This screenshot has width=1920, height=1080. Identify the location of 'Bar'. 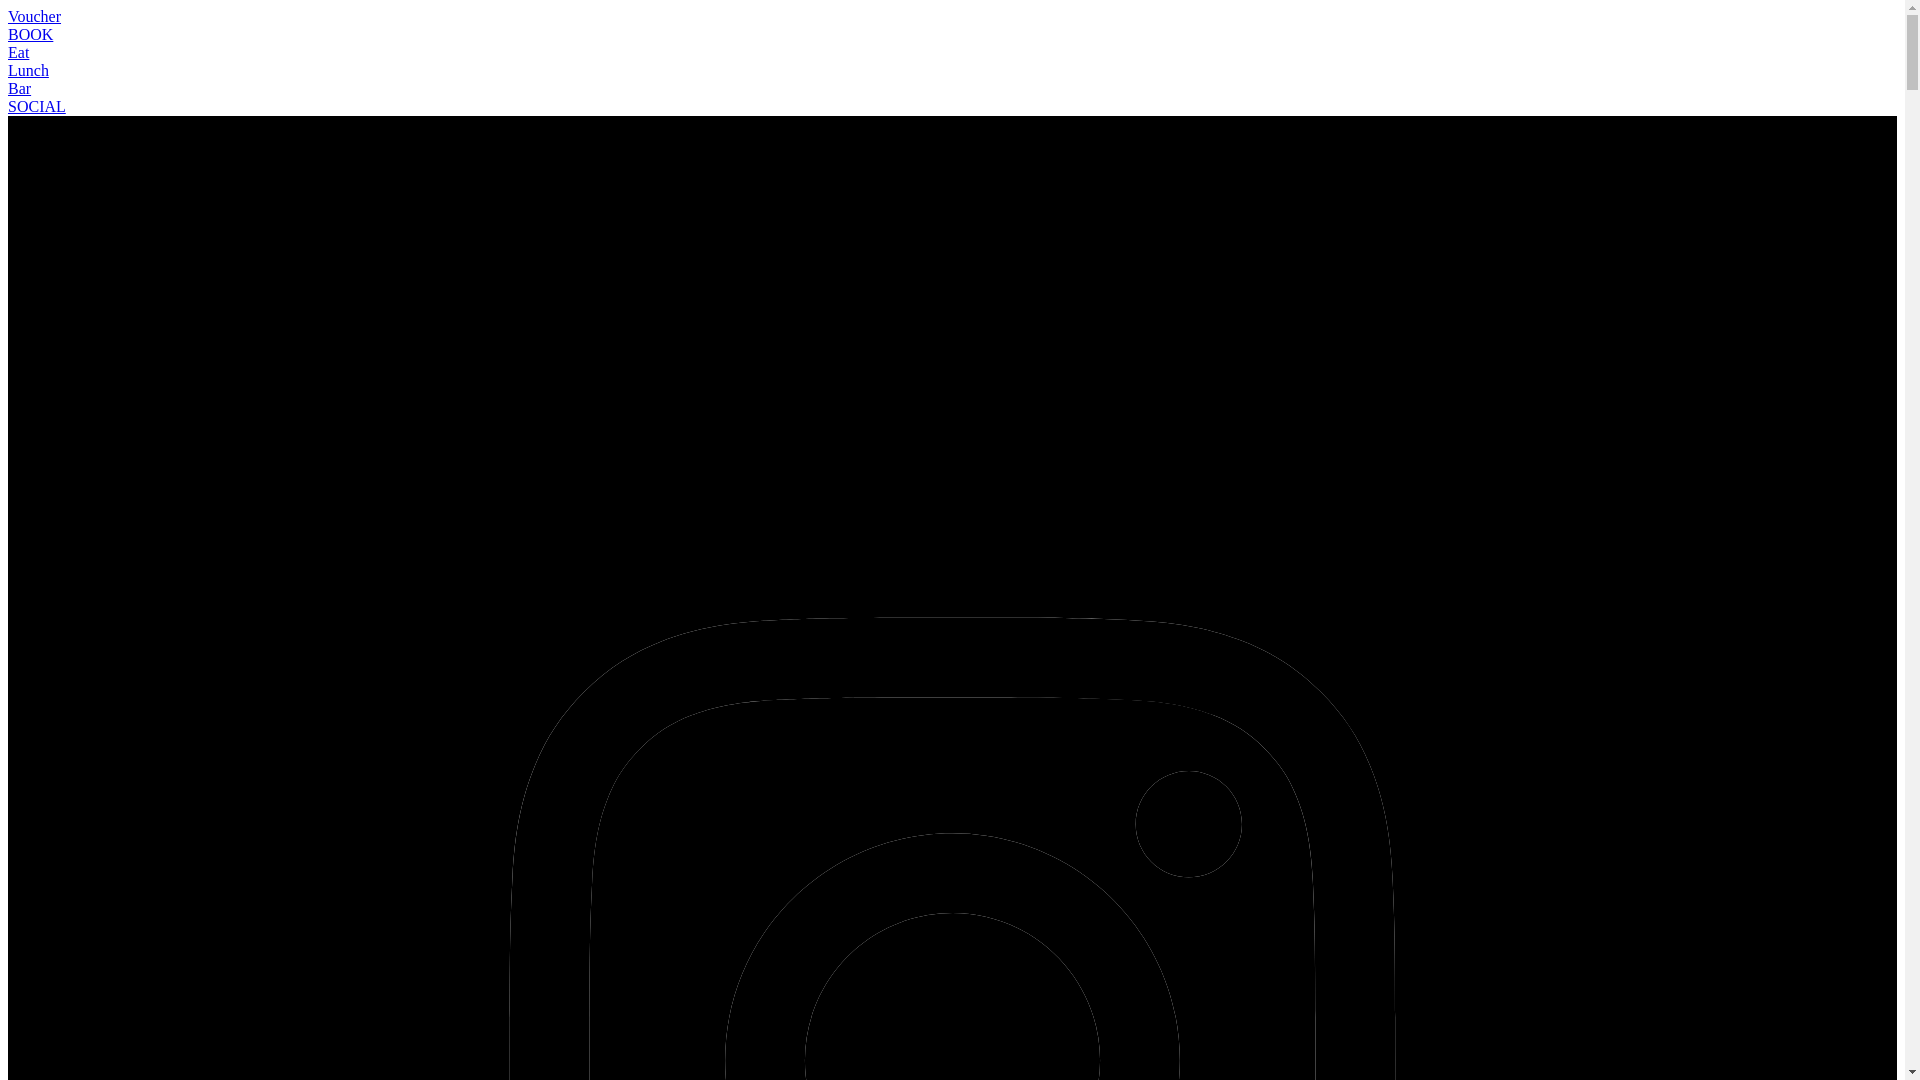
(19, 87).